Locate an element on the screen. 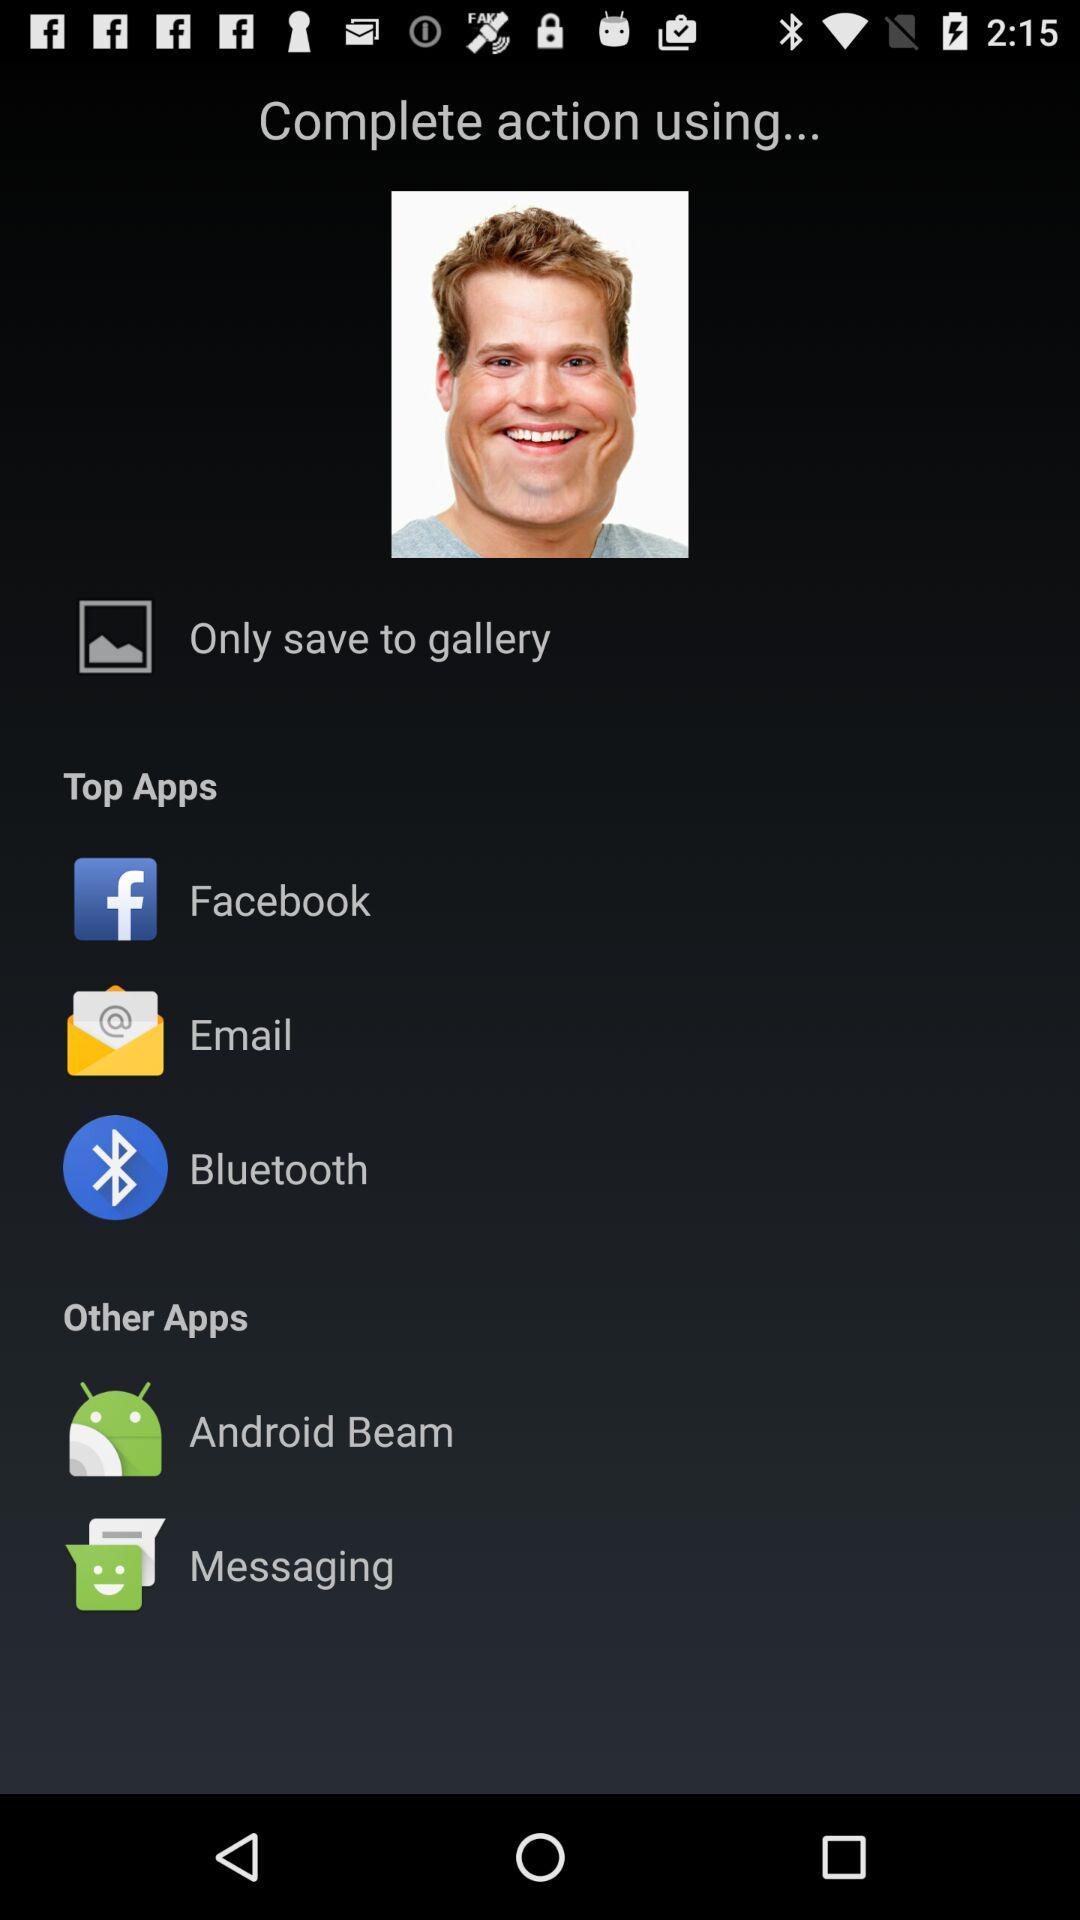  email is located at coordinates (240, 1033).